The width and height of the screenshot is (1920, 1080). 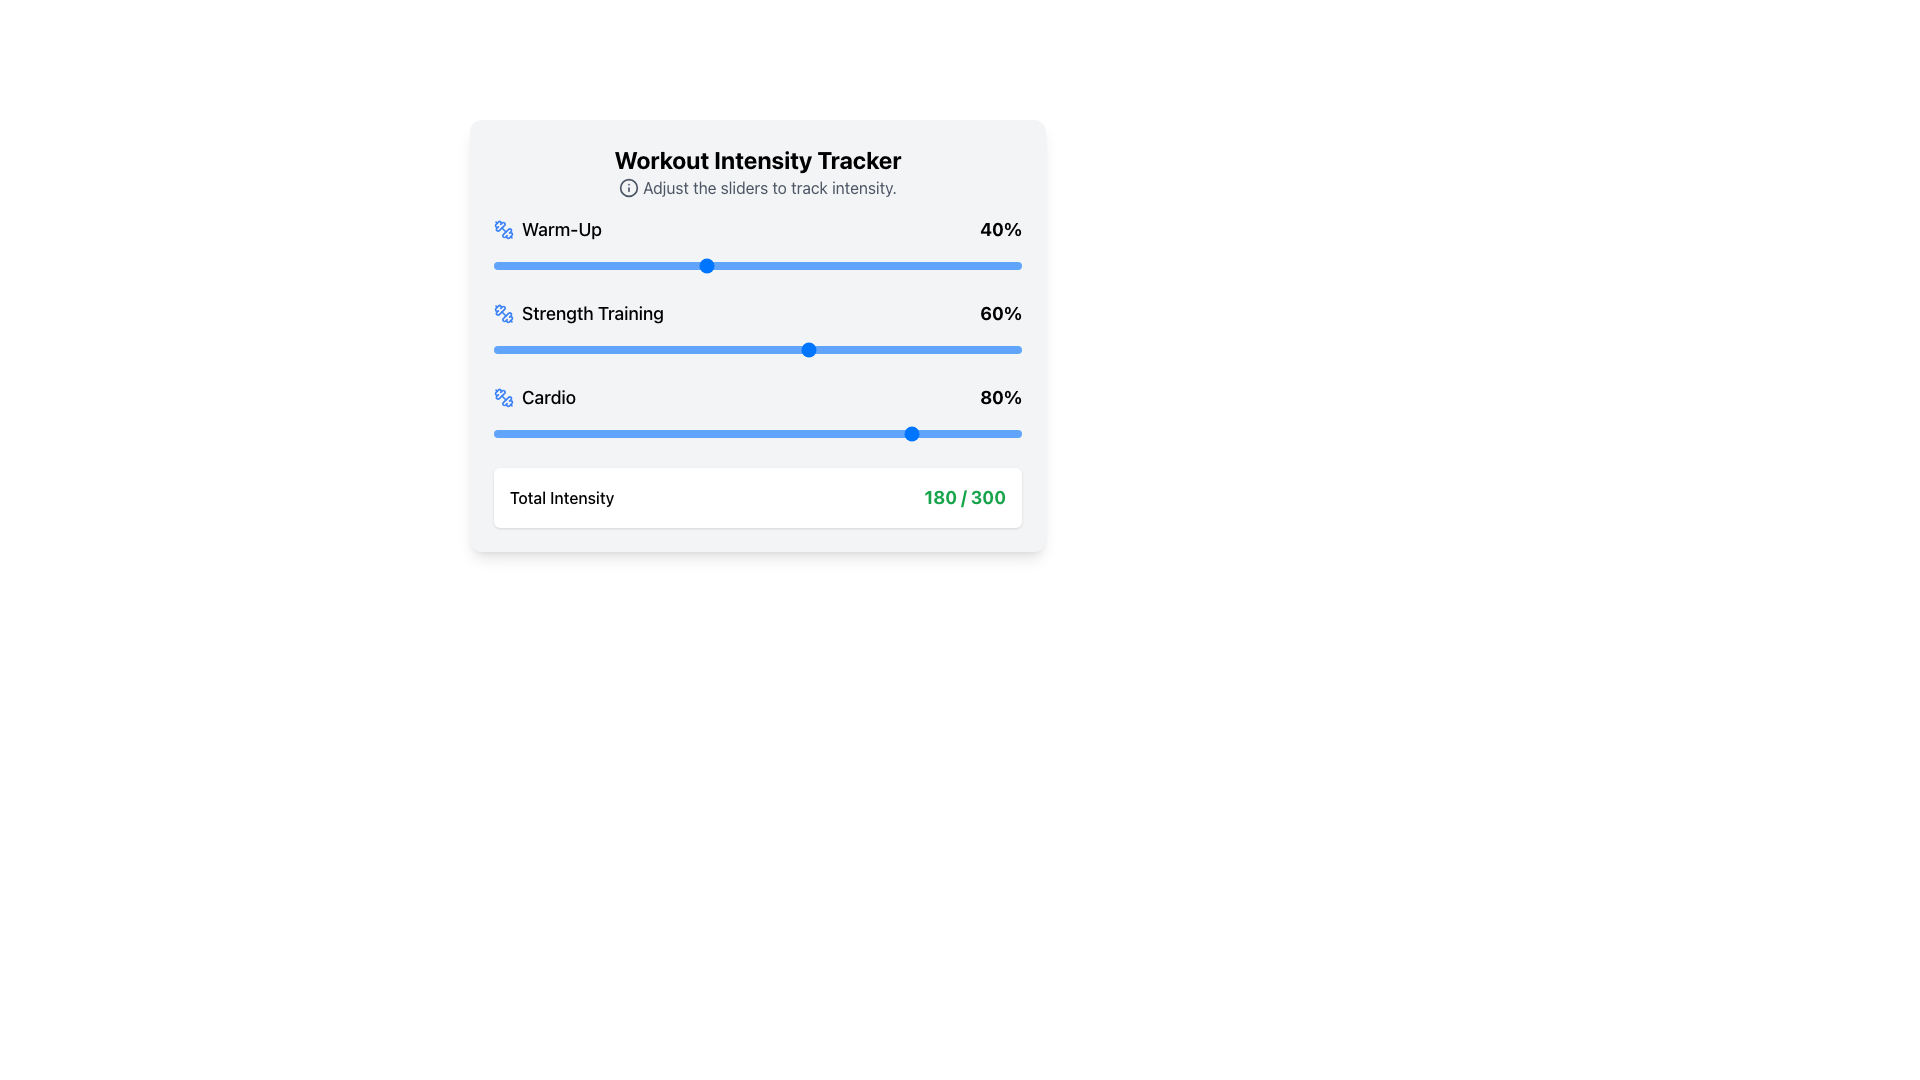 What do you see at coordinates (757, 158) in the screenshot?
I see `the text label that displays 'Workout Intensity Tracker', which is prominently positioned at the top of the card layout` at bounding box center [757, 158].